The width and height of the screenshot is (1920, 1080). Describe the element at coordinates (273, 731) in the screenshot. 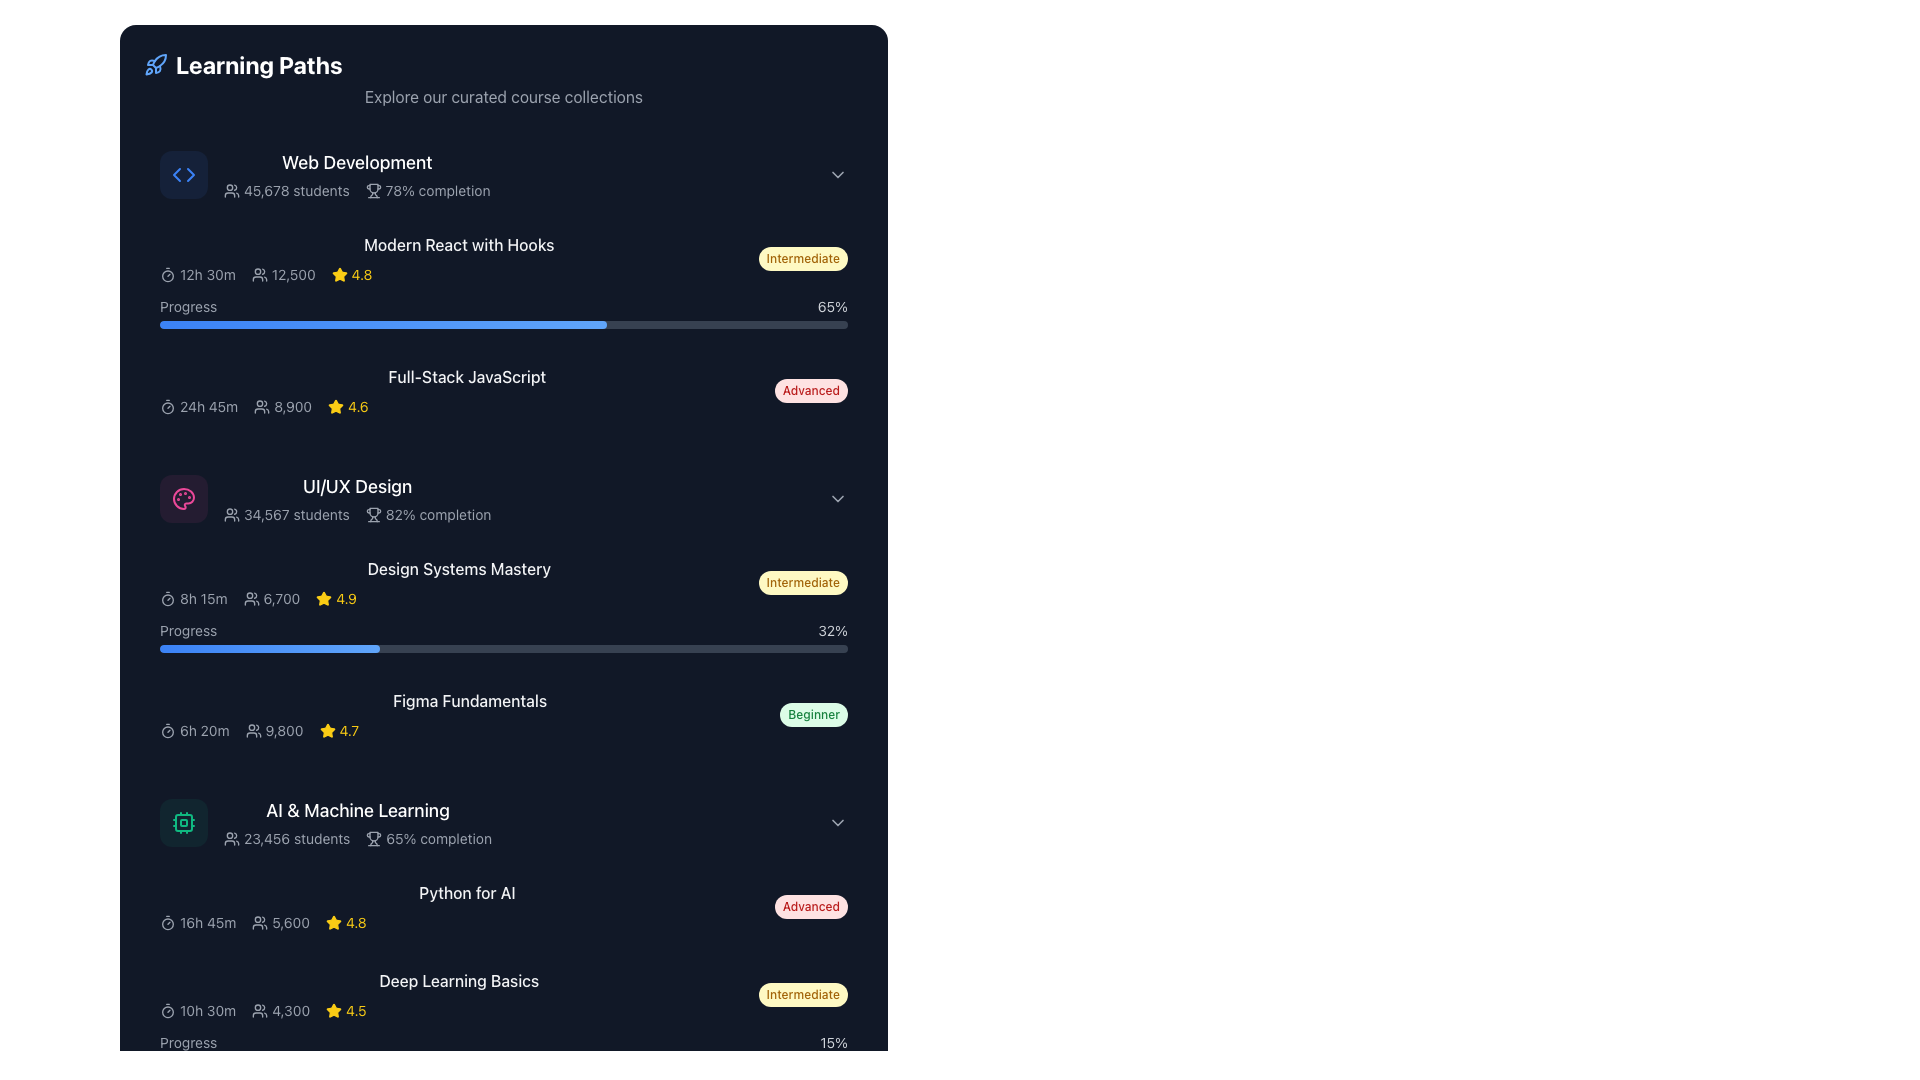

I see `the text label displaying the number of students enrolled in the 'Figma Fundamentals' course, located in the statistics row below its title` at that location.